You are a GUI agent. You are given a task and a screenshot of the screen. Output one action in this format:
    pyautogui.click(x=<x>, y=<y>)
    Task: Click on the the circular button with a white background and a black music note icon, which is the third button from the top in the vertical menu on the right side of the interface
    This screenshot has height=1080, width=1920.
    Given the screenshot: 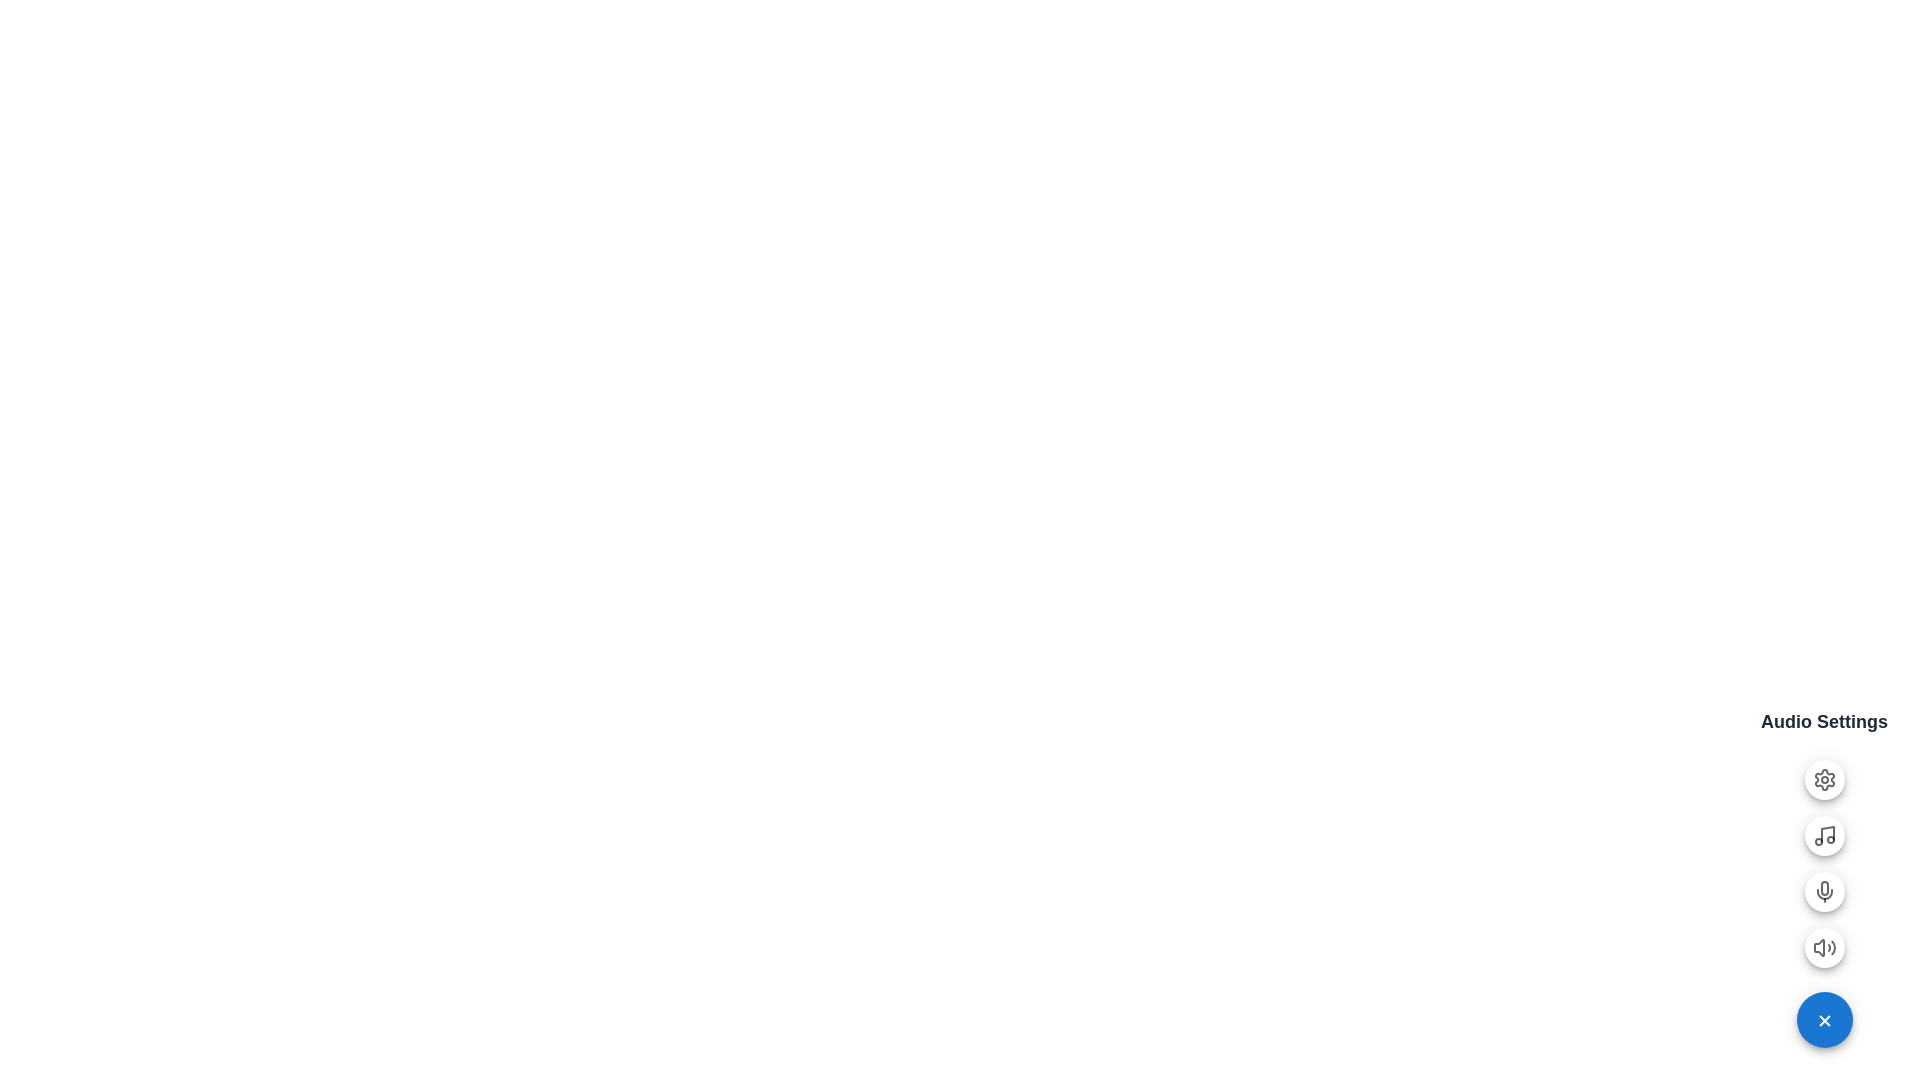 What is the action you would take?
    pyautogui.click(x=1824, y=836)
    